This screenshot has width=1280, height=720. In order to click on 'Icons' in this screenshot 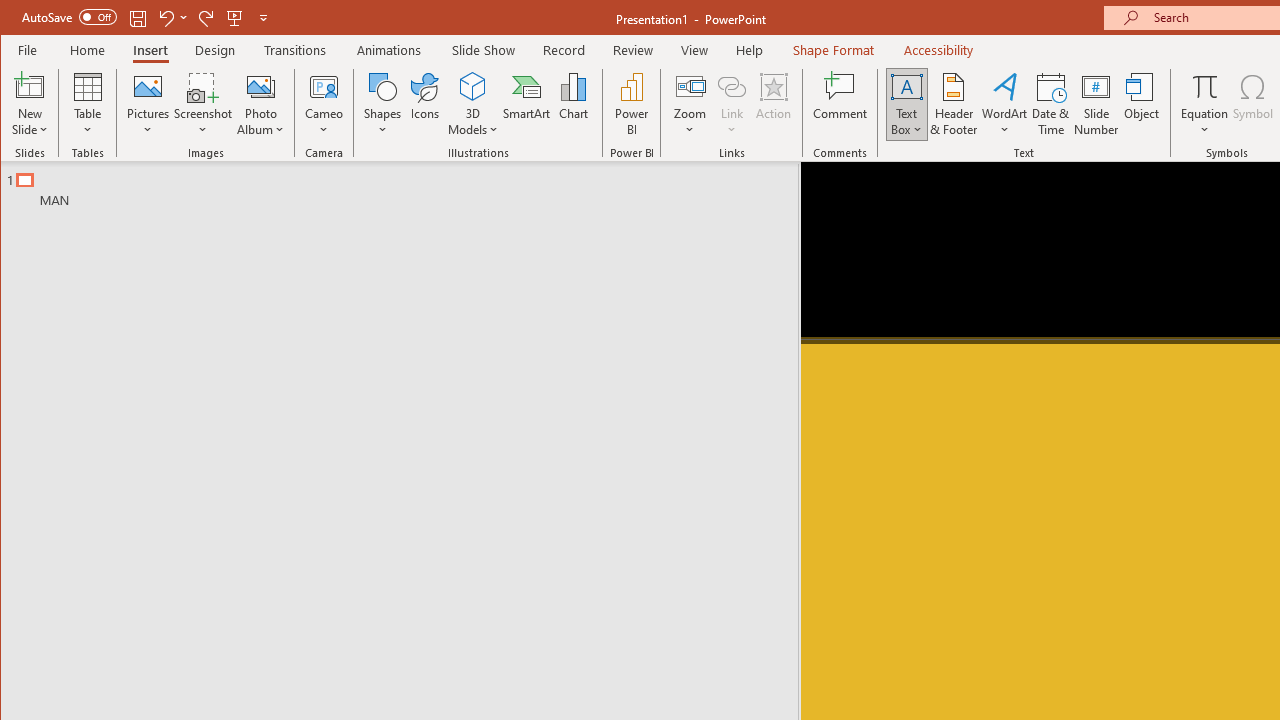, I will do `click(423, 104)`.